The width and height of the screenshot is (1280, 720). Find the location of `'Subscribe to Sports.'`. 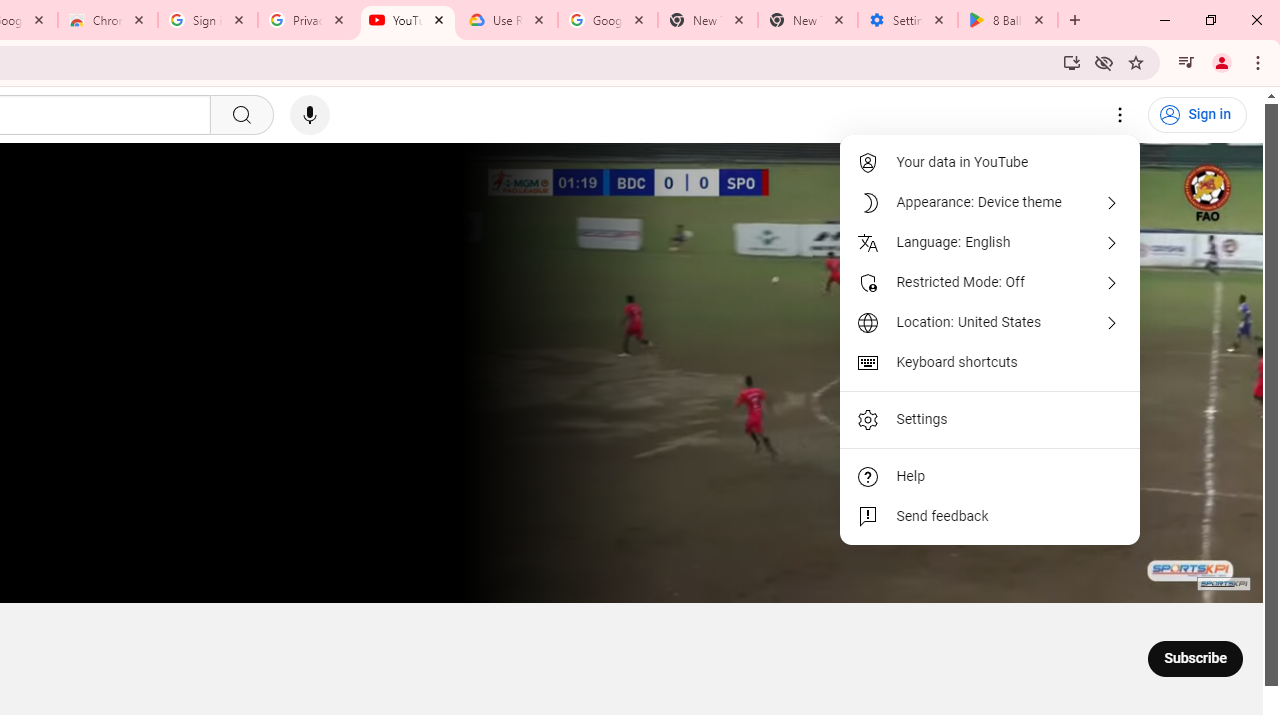

'Subscribe to Sports.' is located at coordinates (1195, 658).